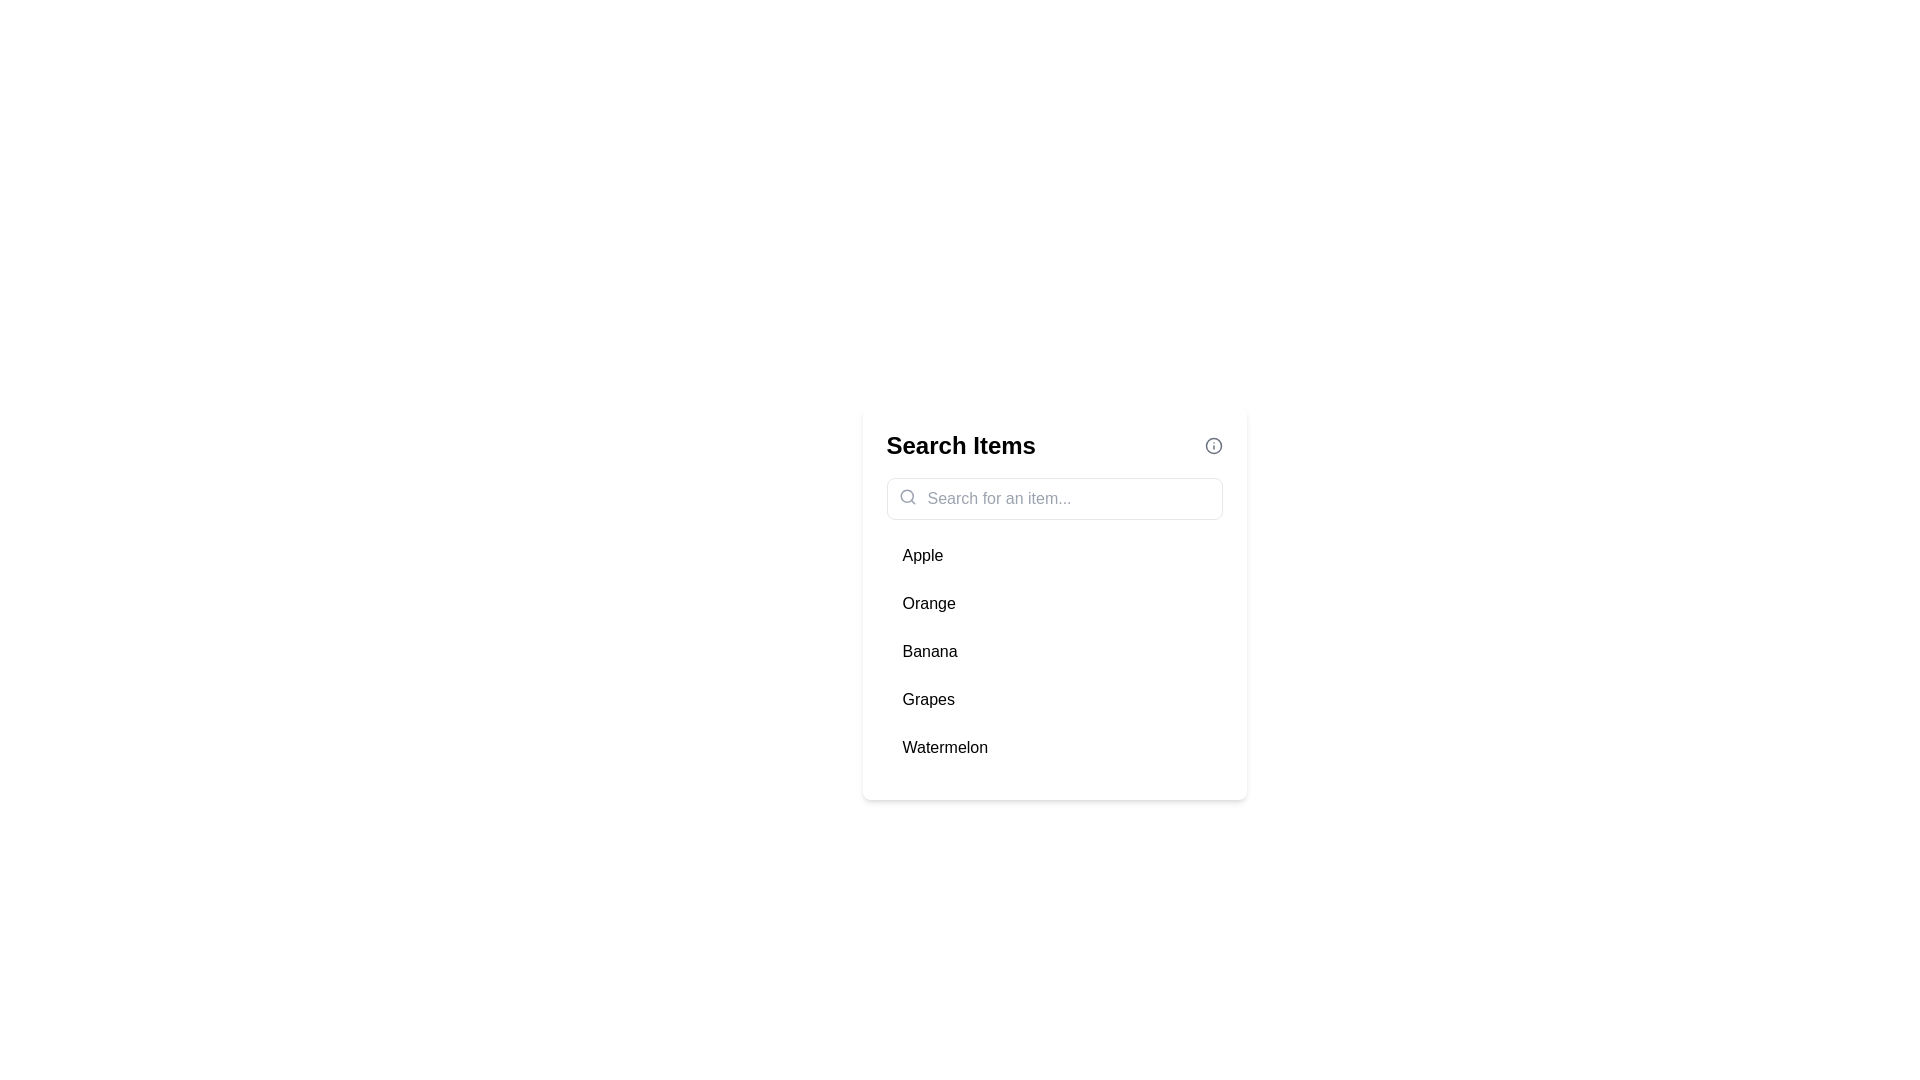  Describe the element at coordinates (906, 496) in the screenshot. I see `the search icon to trigger visual feedback` at that location.